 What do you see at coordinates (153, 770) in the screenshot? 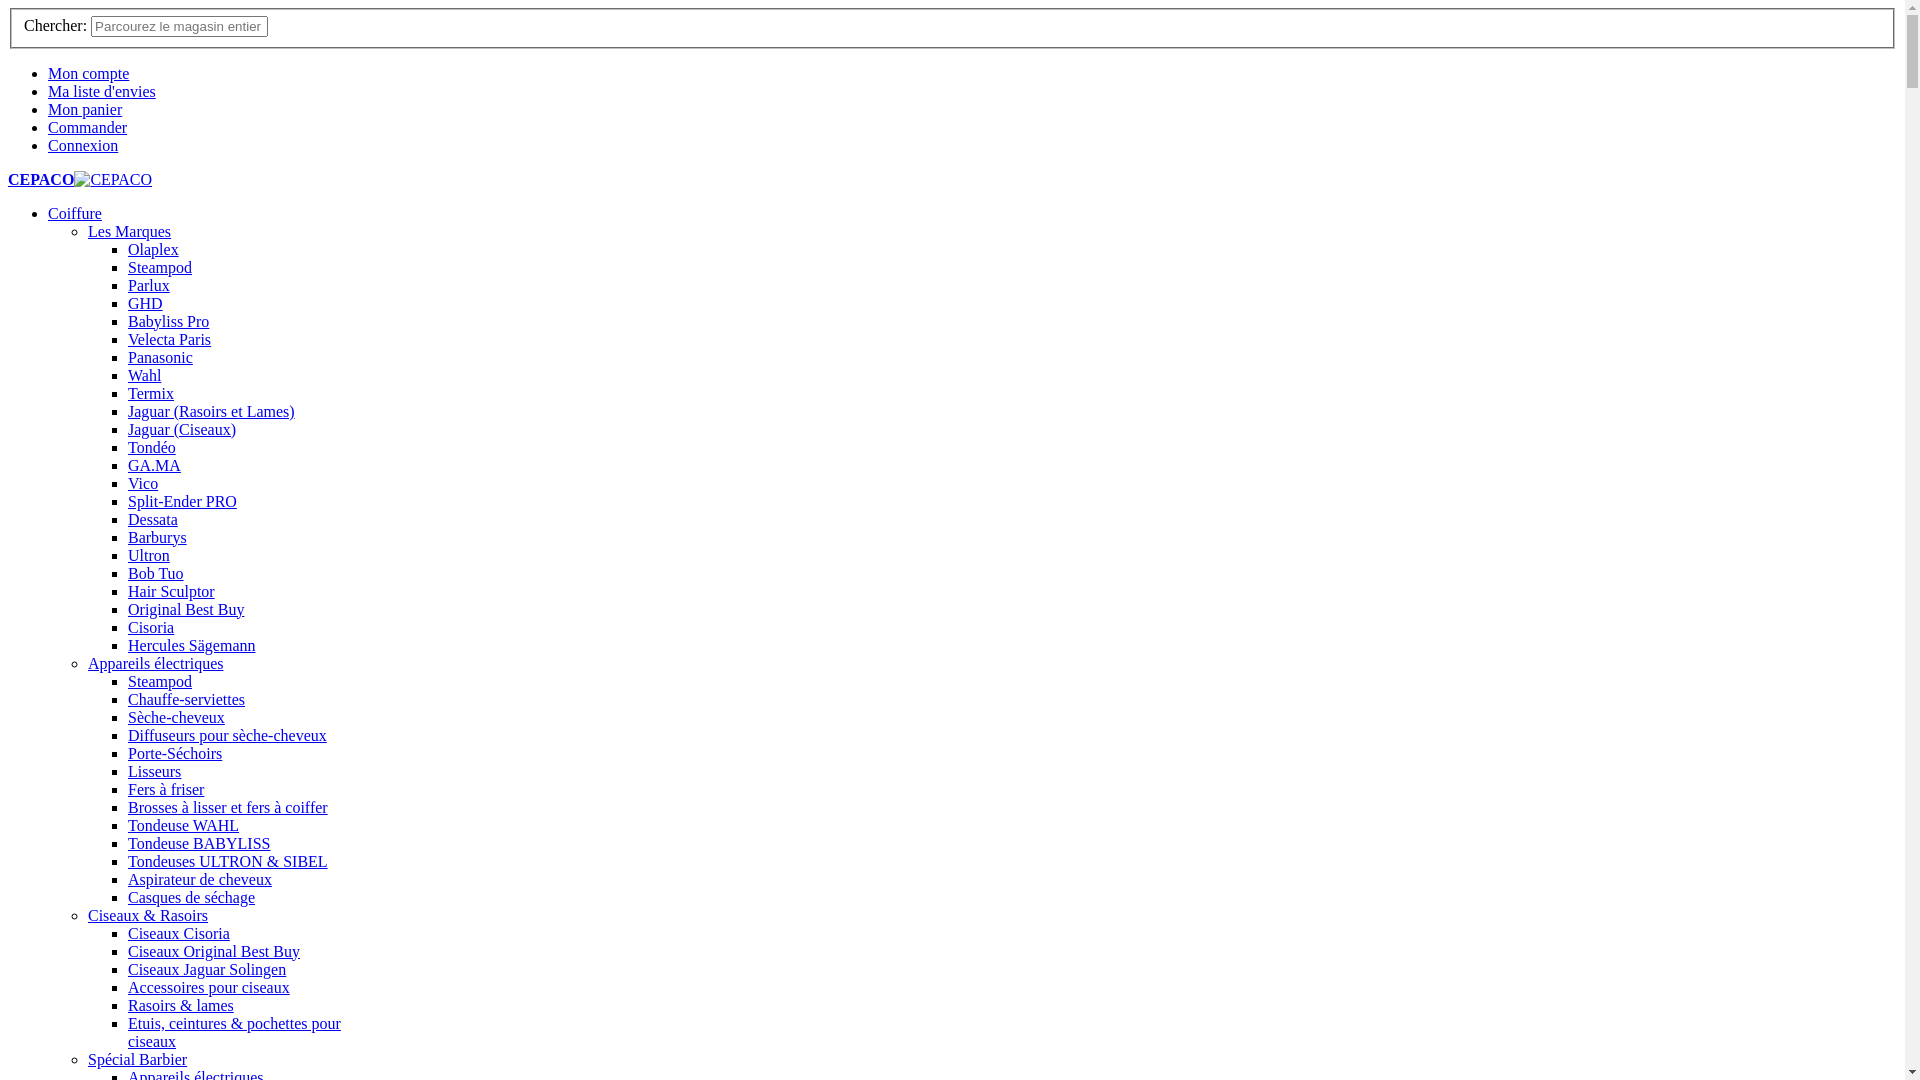
I see `'Lisseurs'` at bounding box center [153, 770].